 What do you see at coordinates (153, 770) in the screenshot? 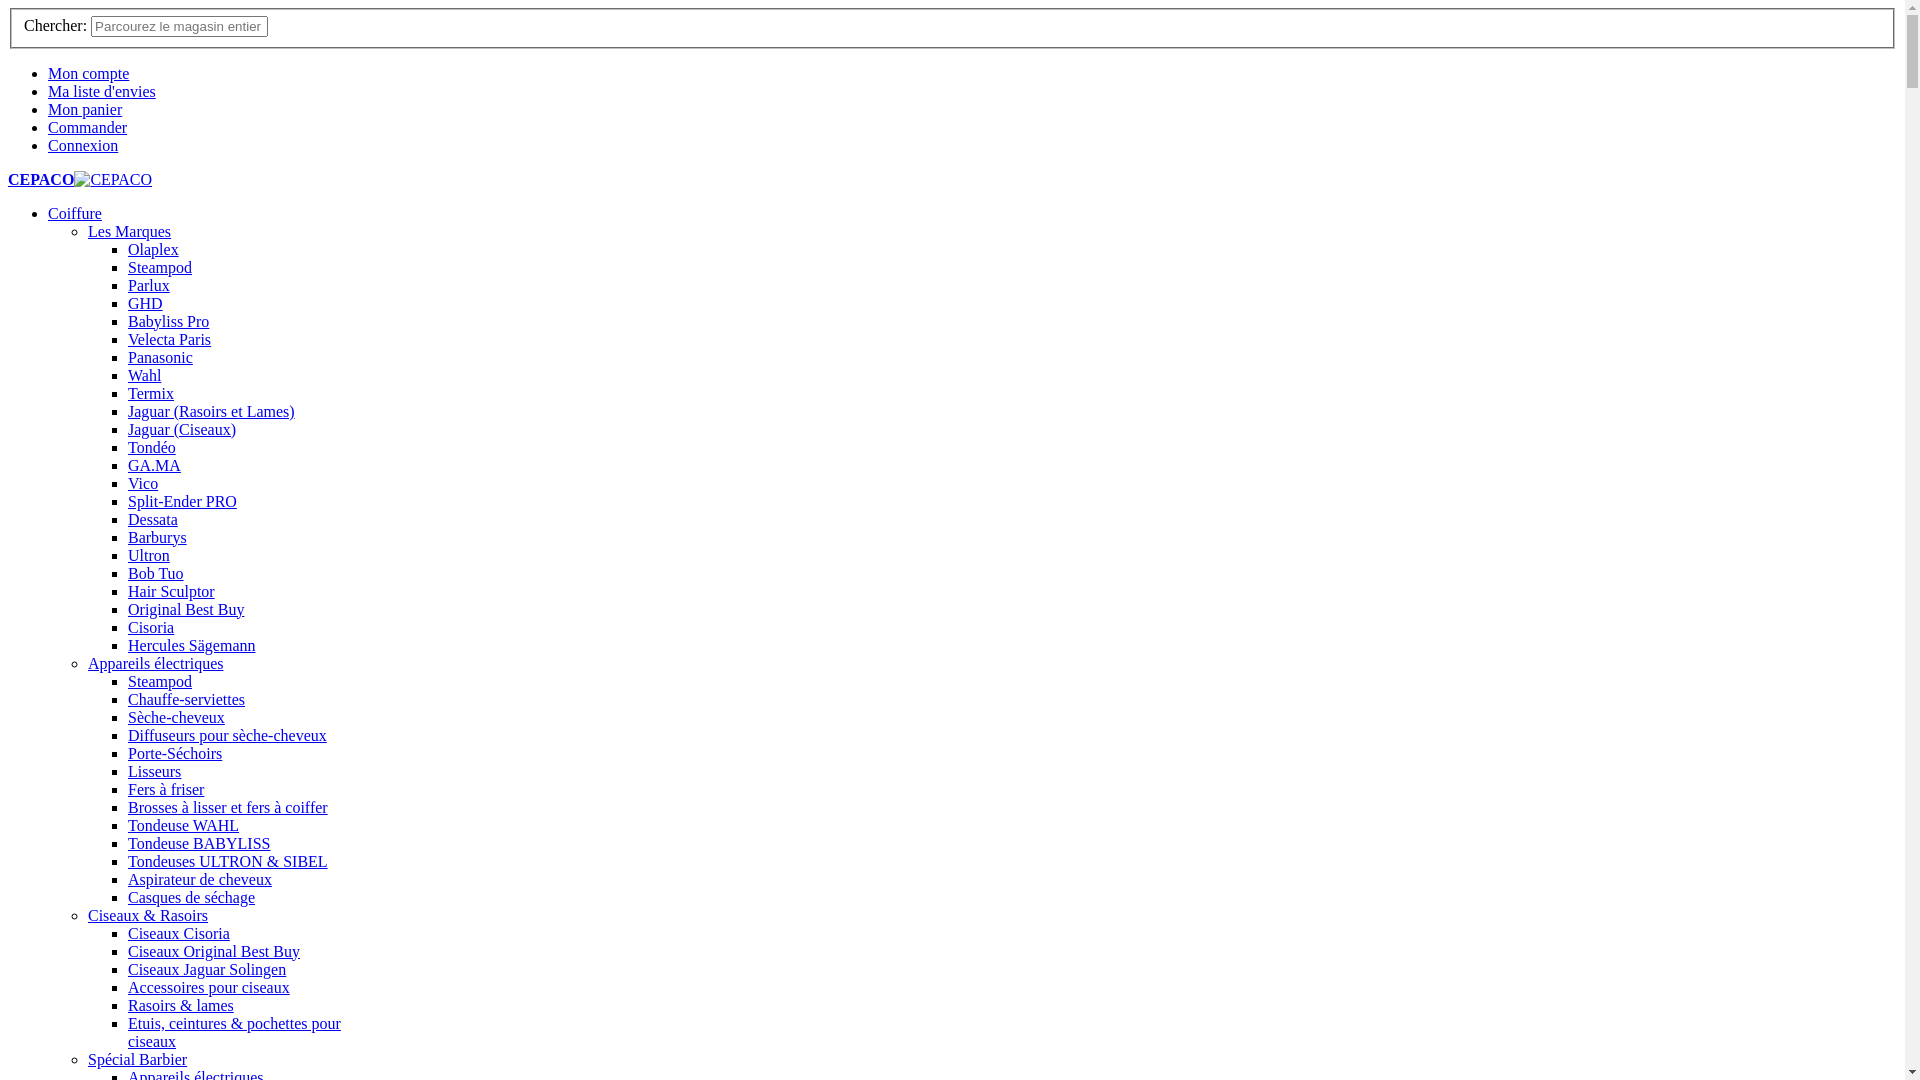
I see `'Lisseurs'` at bounding box center [153, 770].